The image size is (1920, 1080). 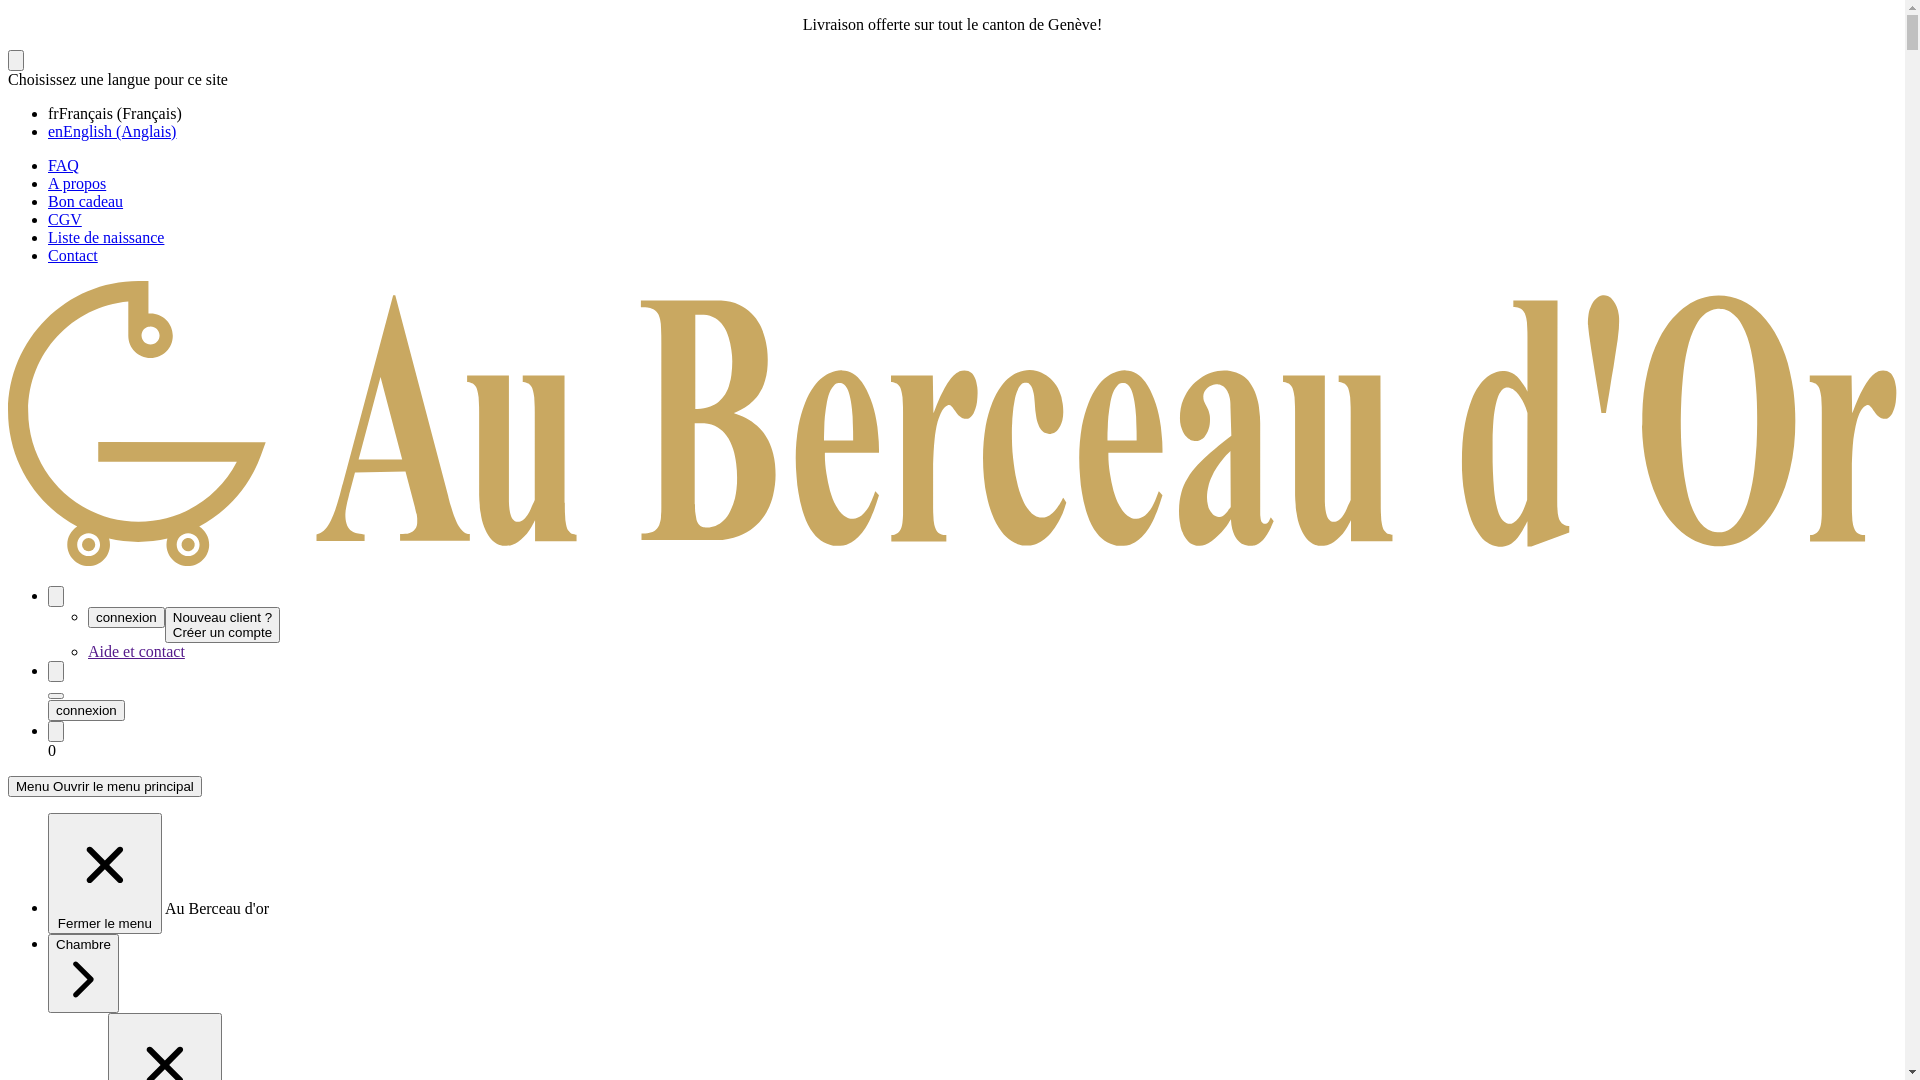 I want to click on 'Aide et contact', so click(x=135, y=651).